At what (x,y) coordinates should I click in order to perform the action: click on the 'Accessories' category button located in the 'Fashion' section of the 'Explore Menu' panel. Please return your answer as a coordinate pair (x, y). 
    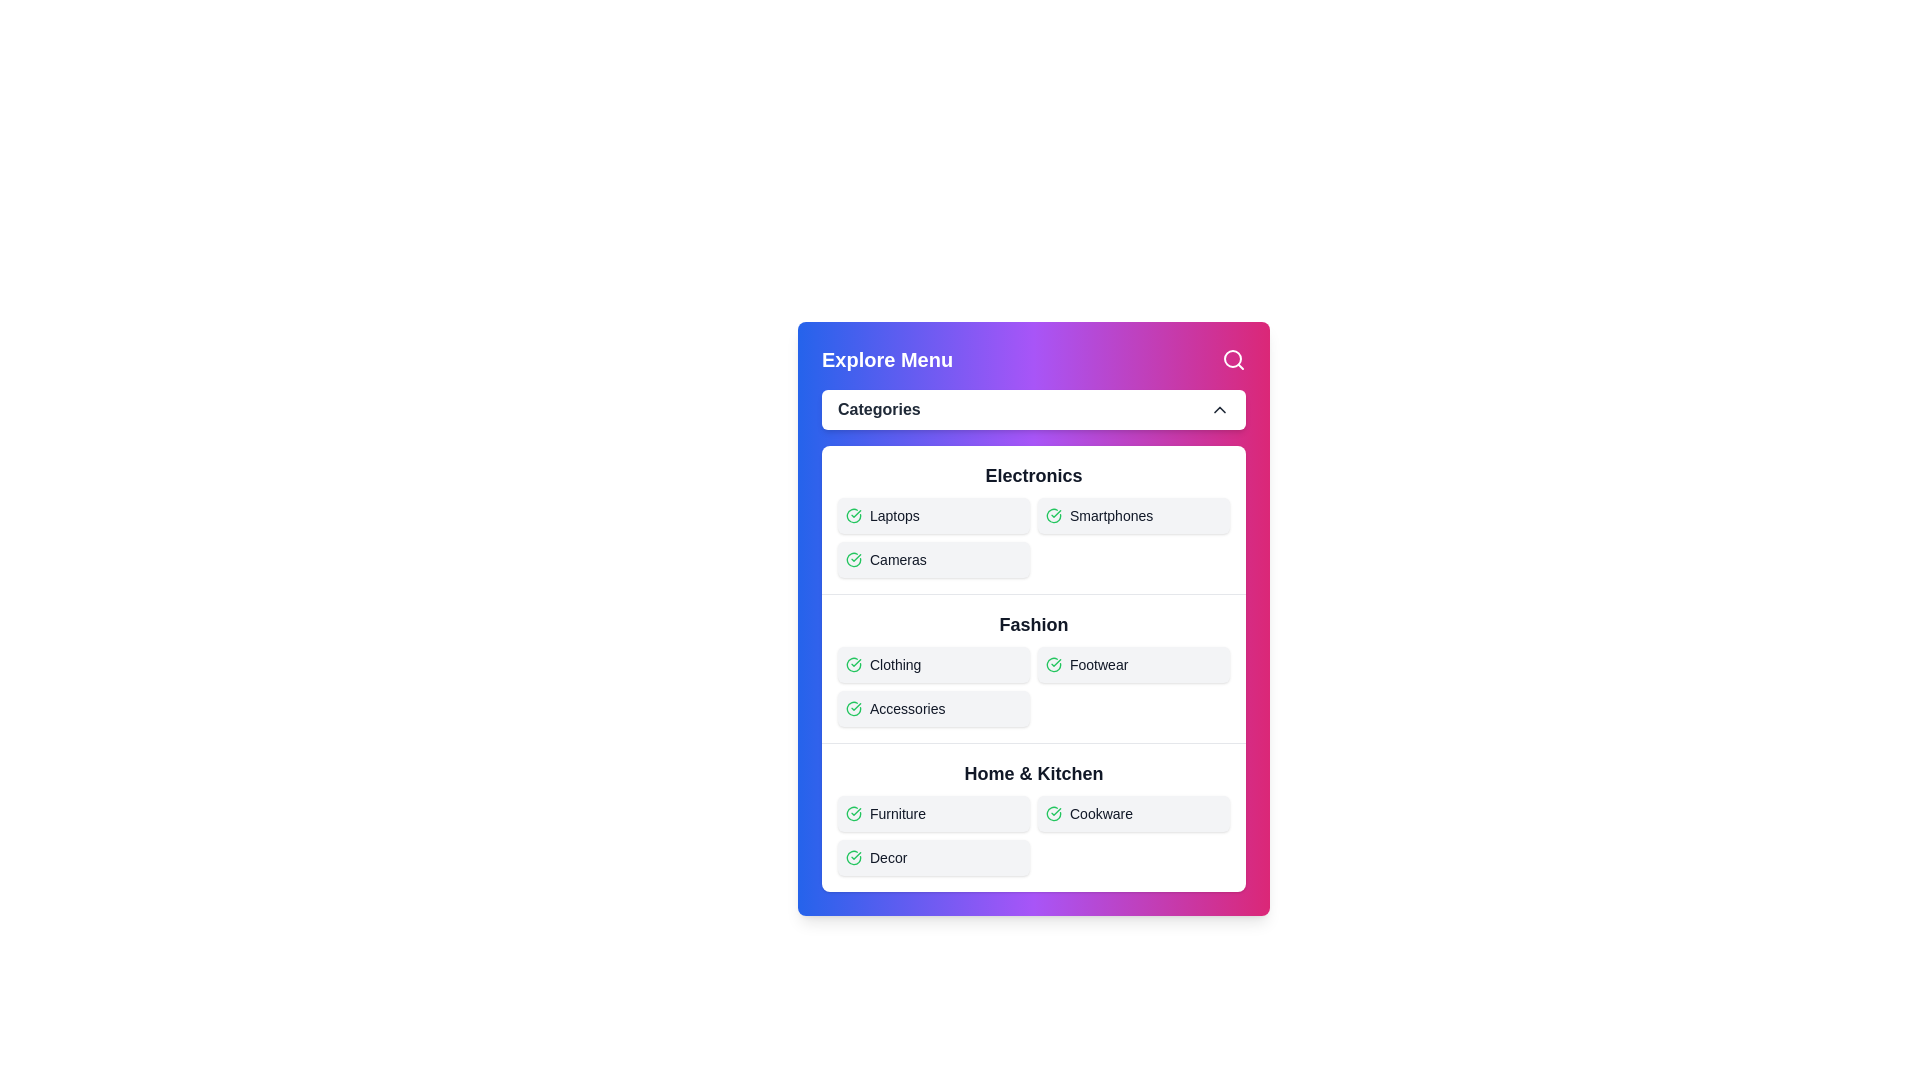
    Looking at the image, I should click on (933, 708).